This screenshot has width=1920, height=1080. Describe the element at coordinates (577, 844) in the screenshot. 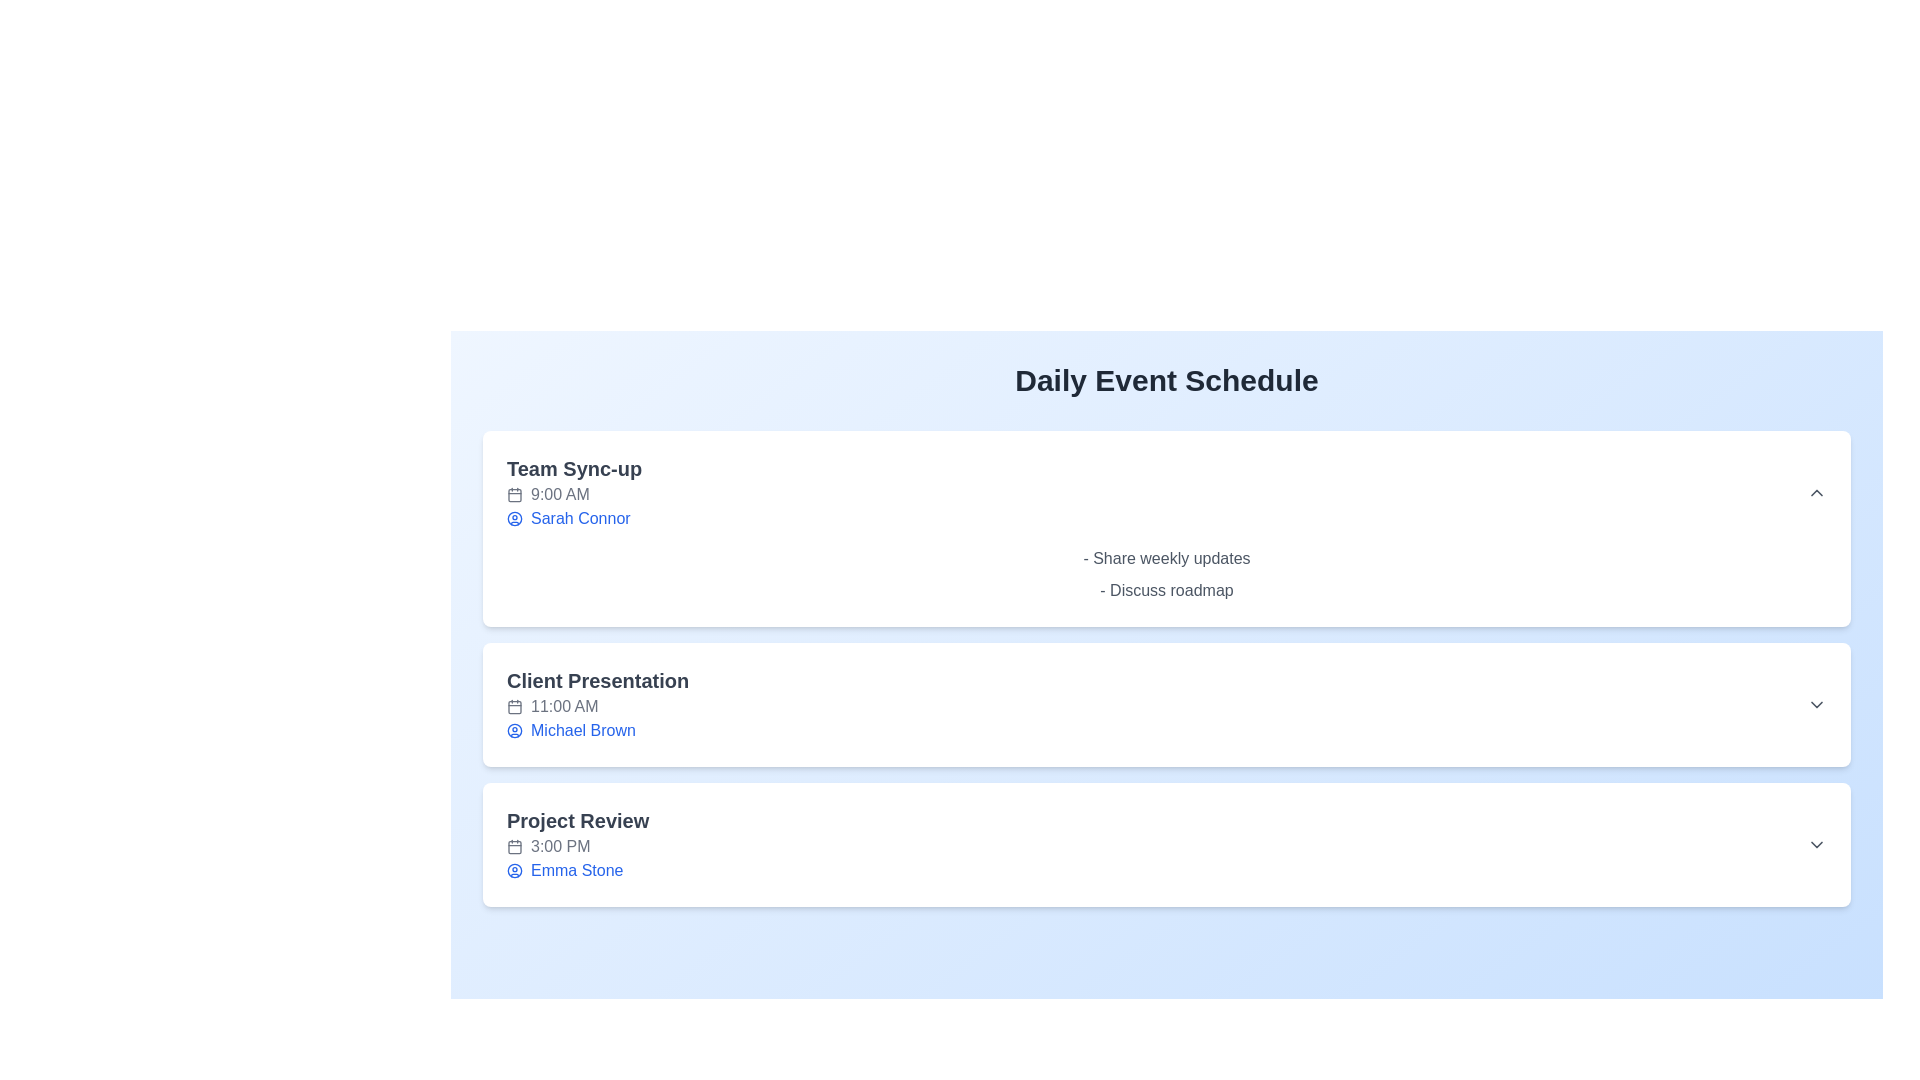

I see `the Information Display Block that contains the text 'Project Review', '3:00 PM', and 'Emma Stone', located in the third card under 'Daily Event Schedule'` at that location.